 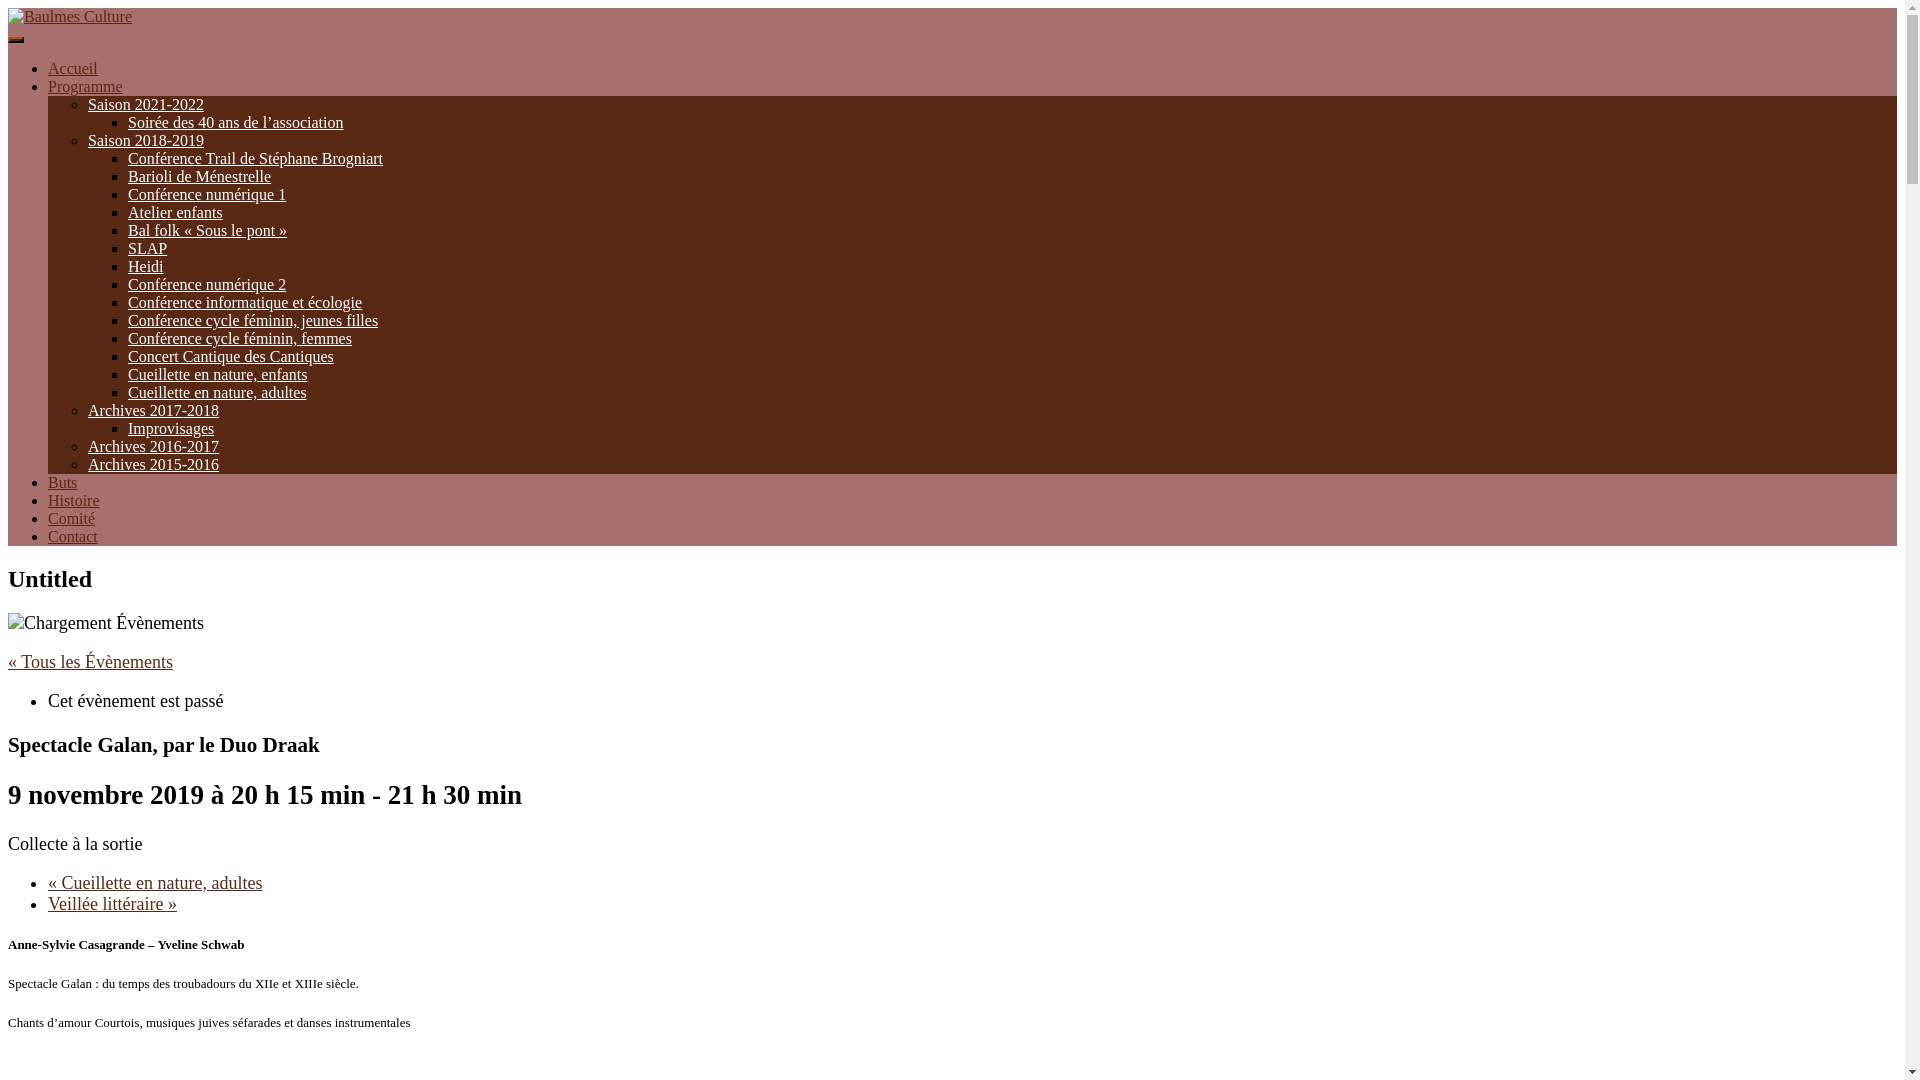 What do you see at coordinates (146, 247) in the screenshot?
I see `'SLAP'` at bounding box center [146, 247].